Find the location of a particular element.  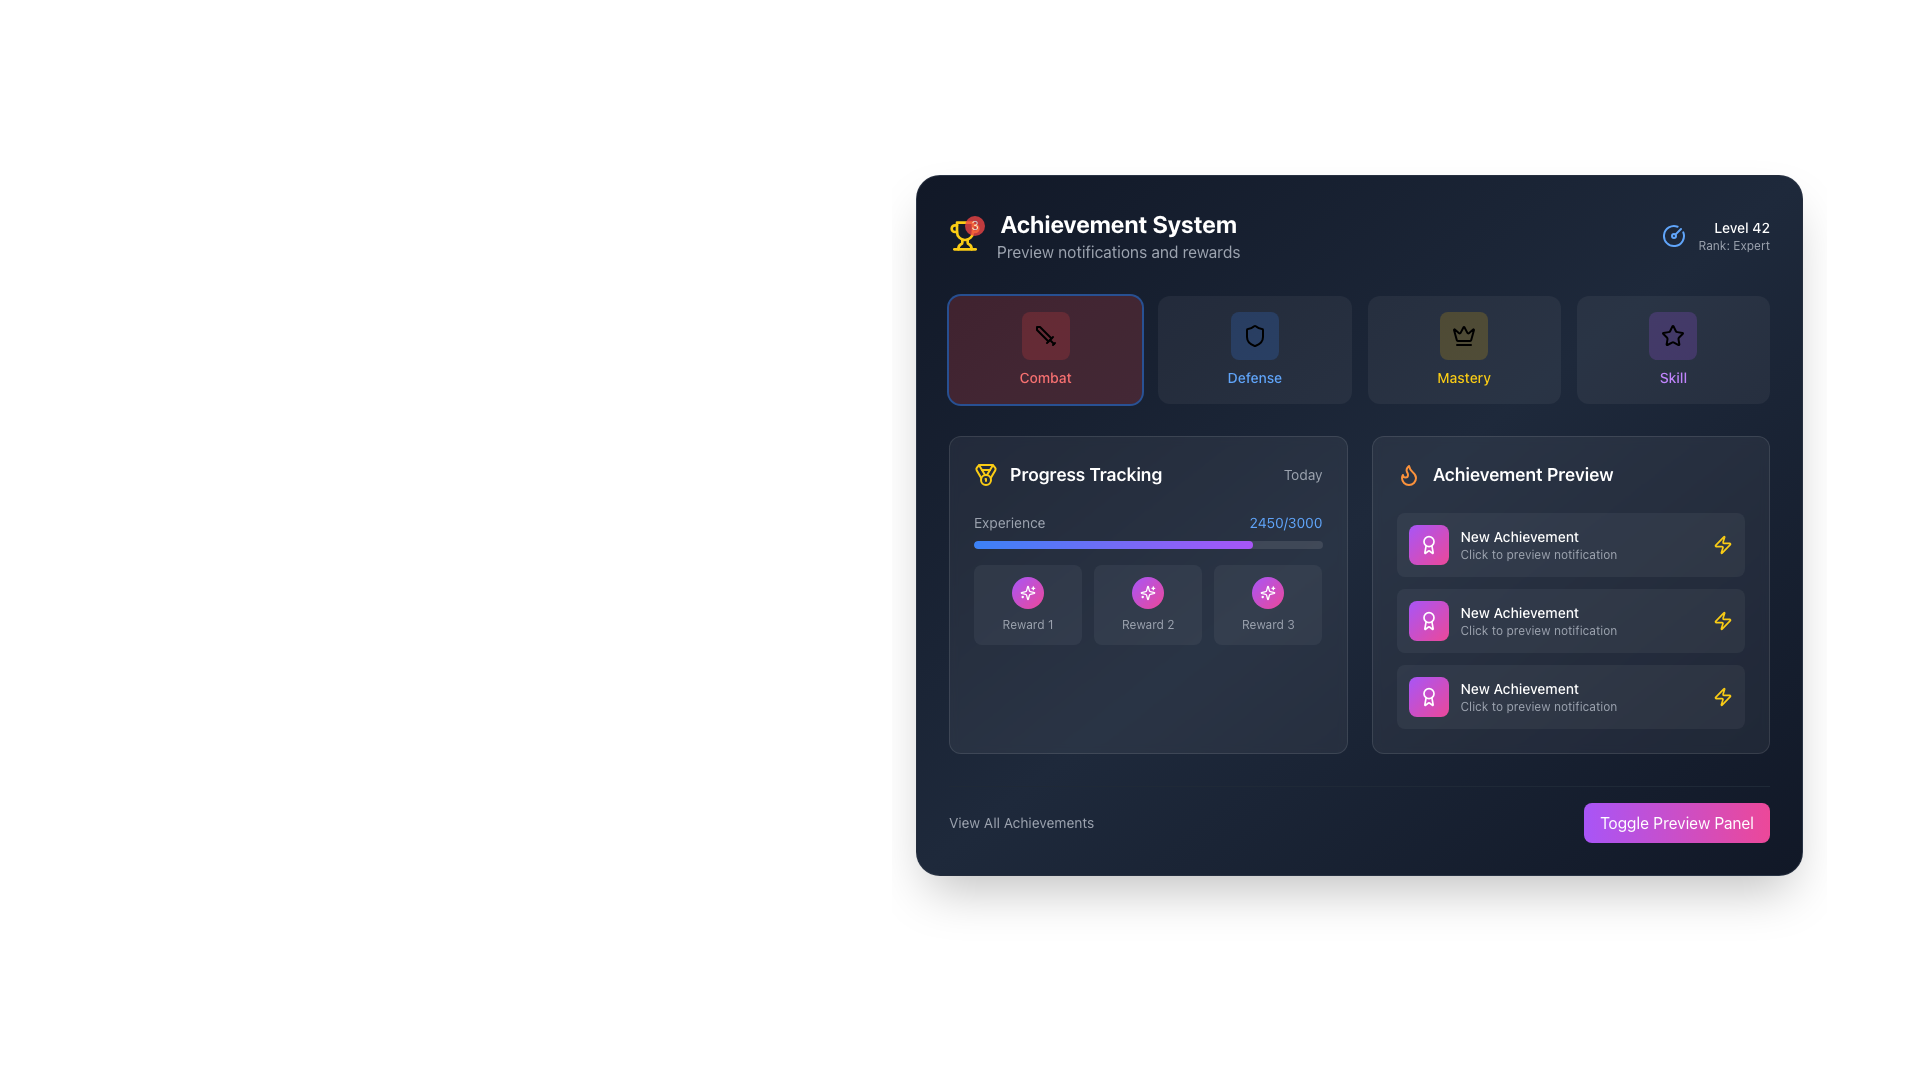

the 'Reward 3' button located in the bottom row of the 'Progress Tracking' panel to interact with it is located at coordinates (1267, 604).